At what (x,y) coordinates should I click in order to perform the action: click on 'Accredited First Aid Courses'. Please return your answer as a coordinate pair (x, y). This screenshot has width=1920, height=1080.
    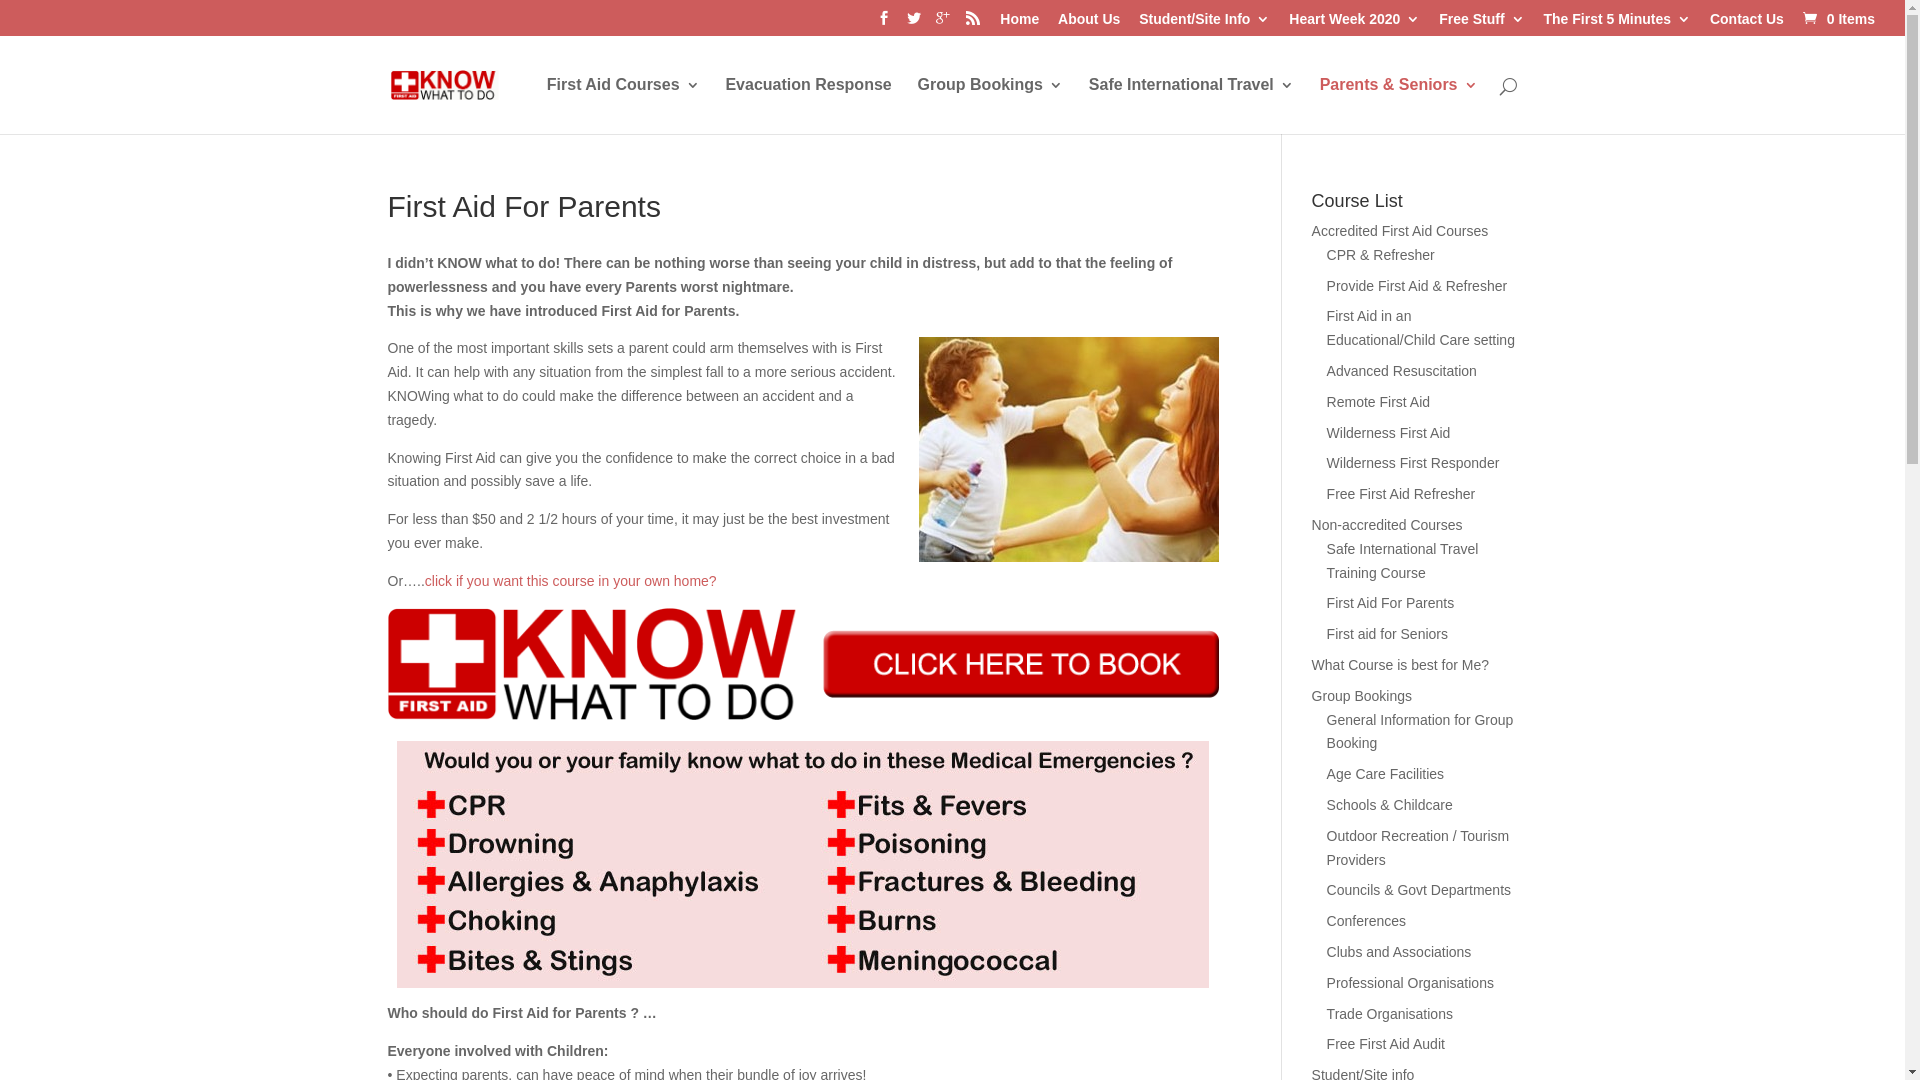
    Looking at the image, I should click on (1399, 230).